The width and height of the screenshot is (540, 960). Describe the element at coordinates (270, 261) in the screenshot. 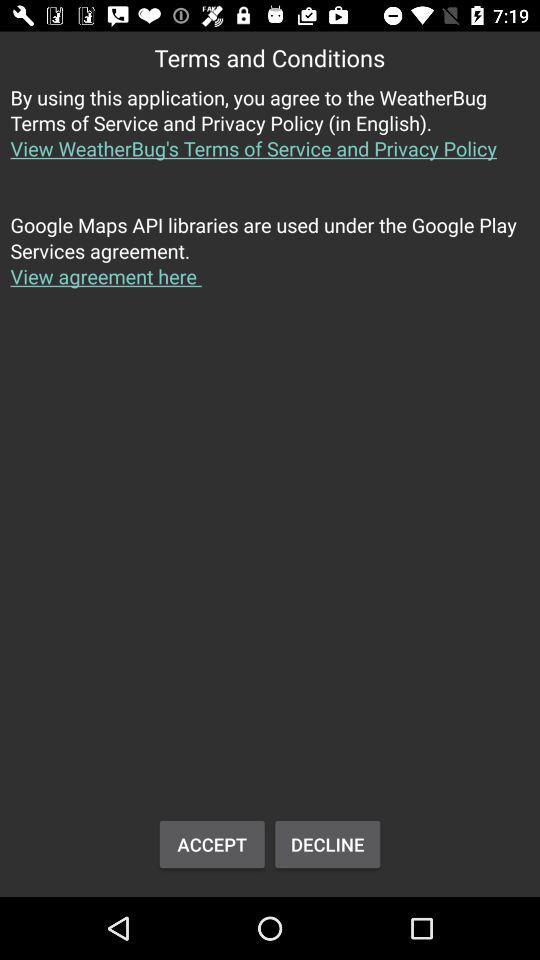

I see `button above accept icon` at that location.